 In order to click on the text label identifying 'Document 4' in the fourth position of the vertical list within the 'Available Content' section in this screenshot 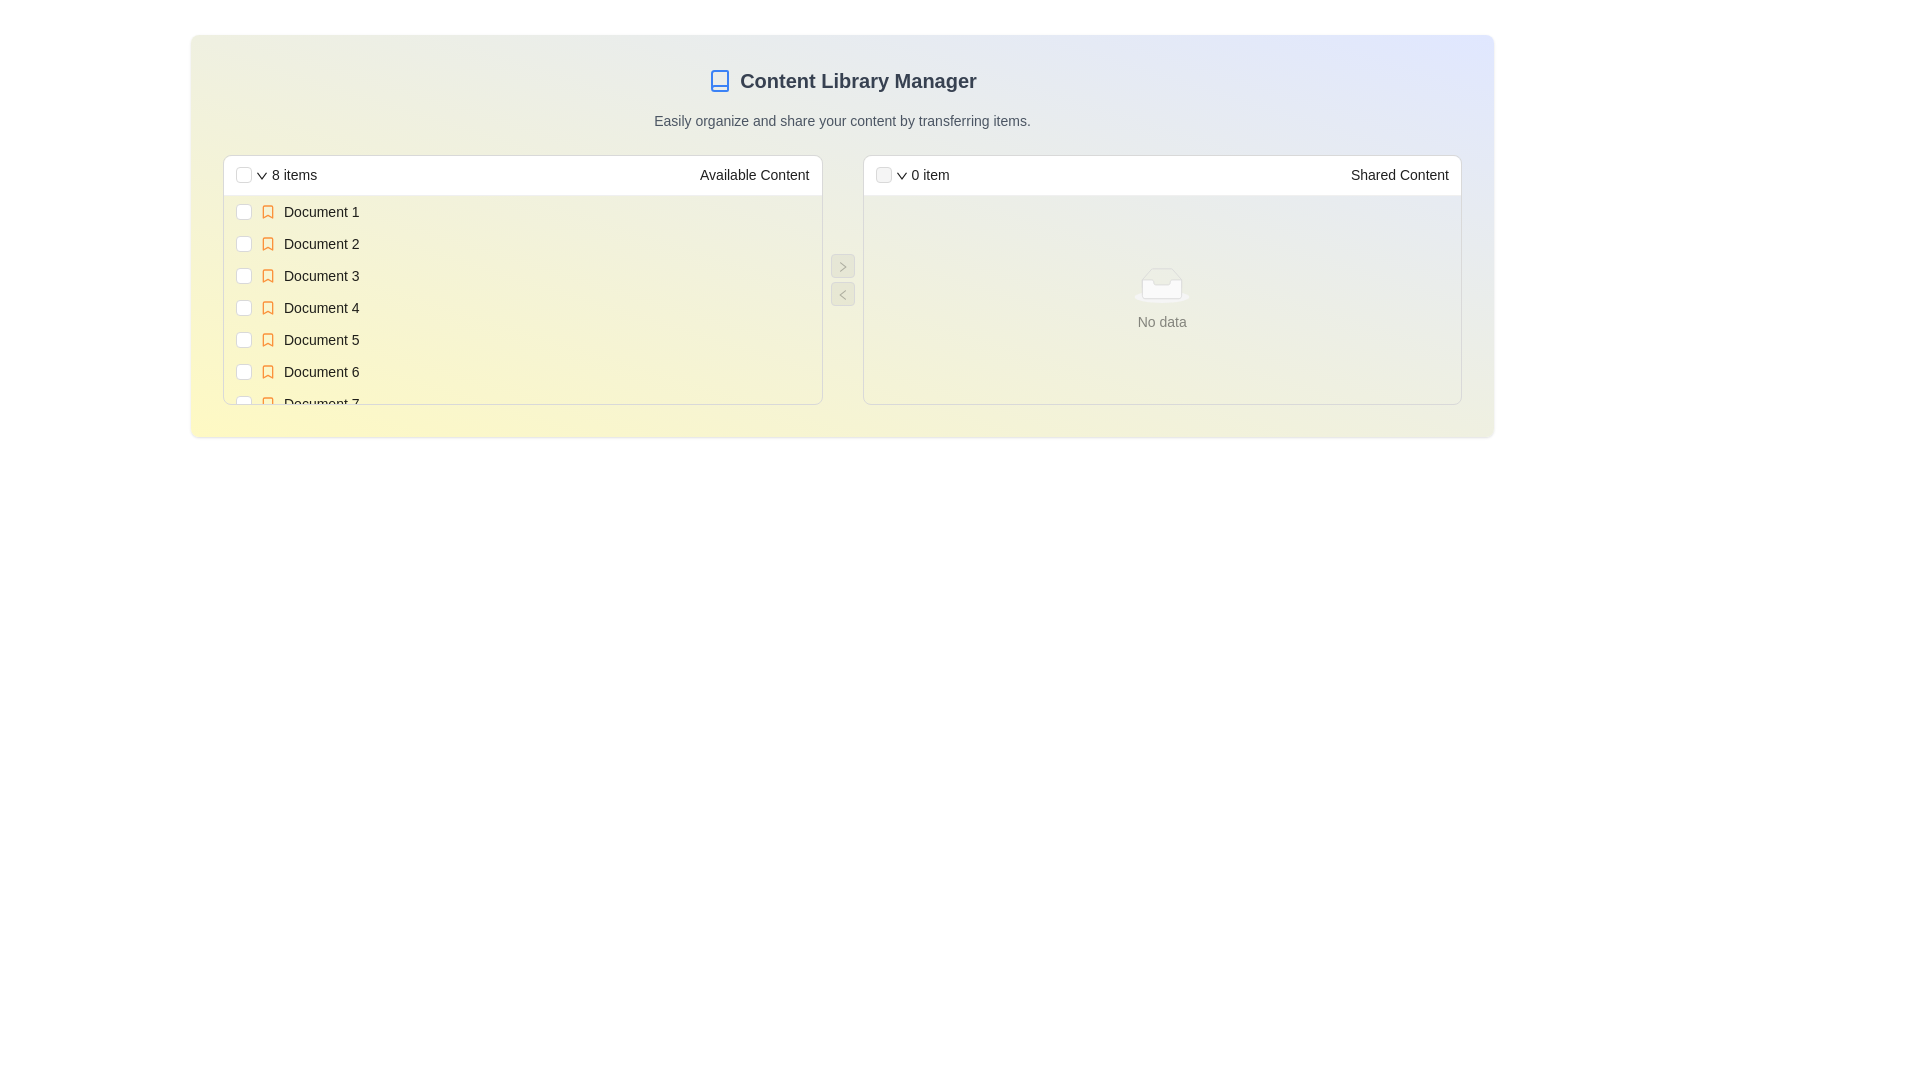, I will do `click(321, 308)`.